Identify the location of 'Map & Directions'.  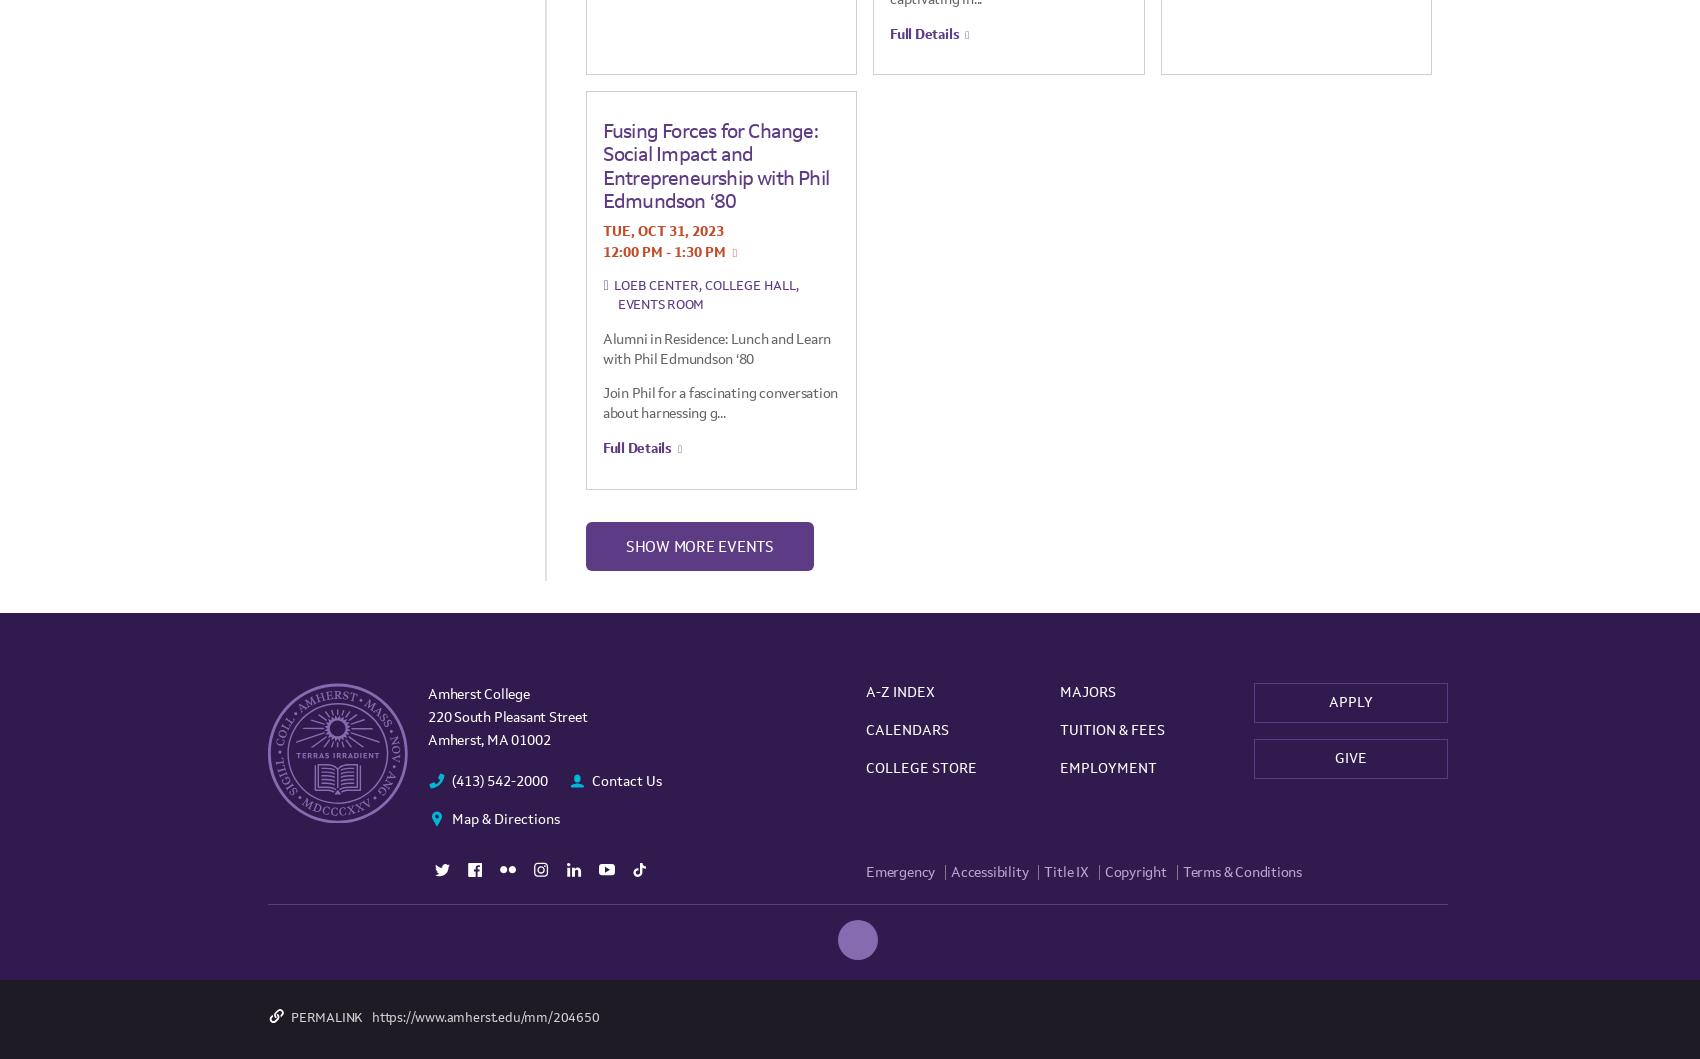
(505, 818).